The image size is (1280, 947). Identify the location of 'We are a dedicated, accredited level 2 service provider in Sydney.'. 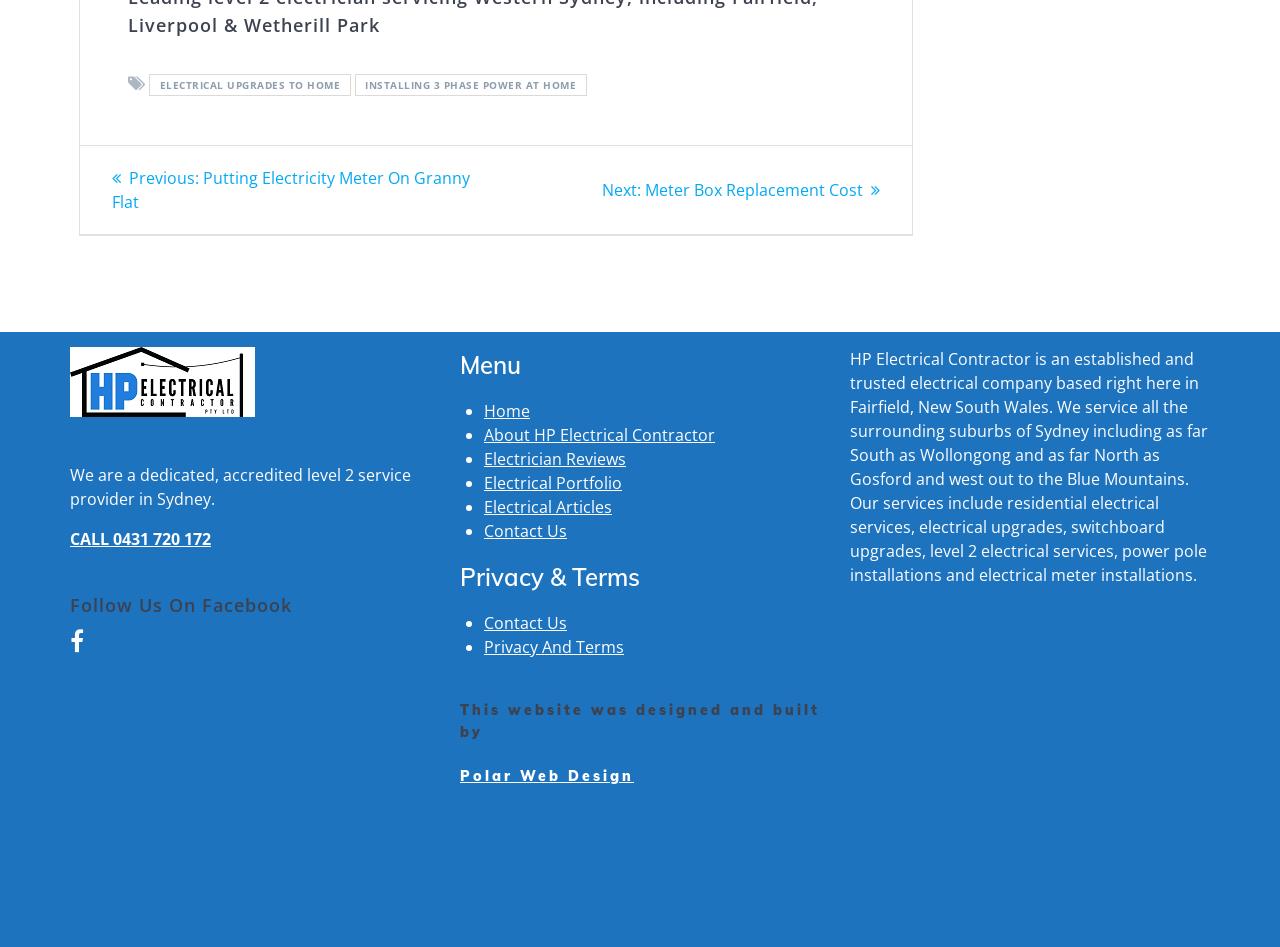
(240, 485).